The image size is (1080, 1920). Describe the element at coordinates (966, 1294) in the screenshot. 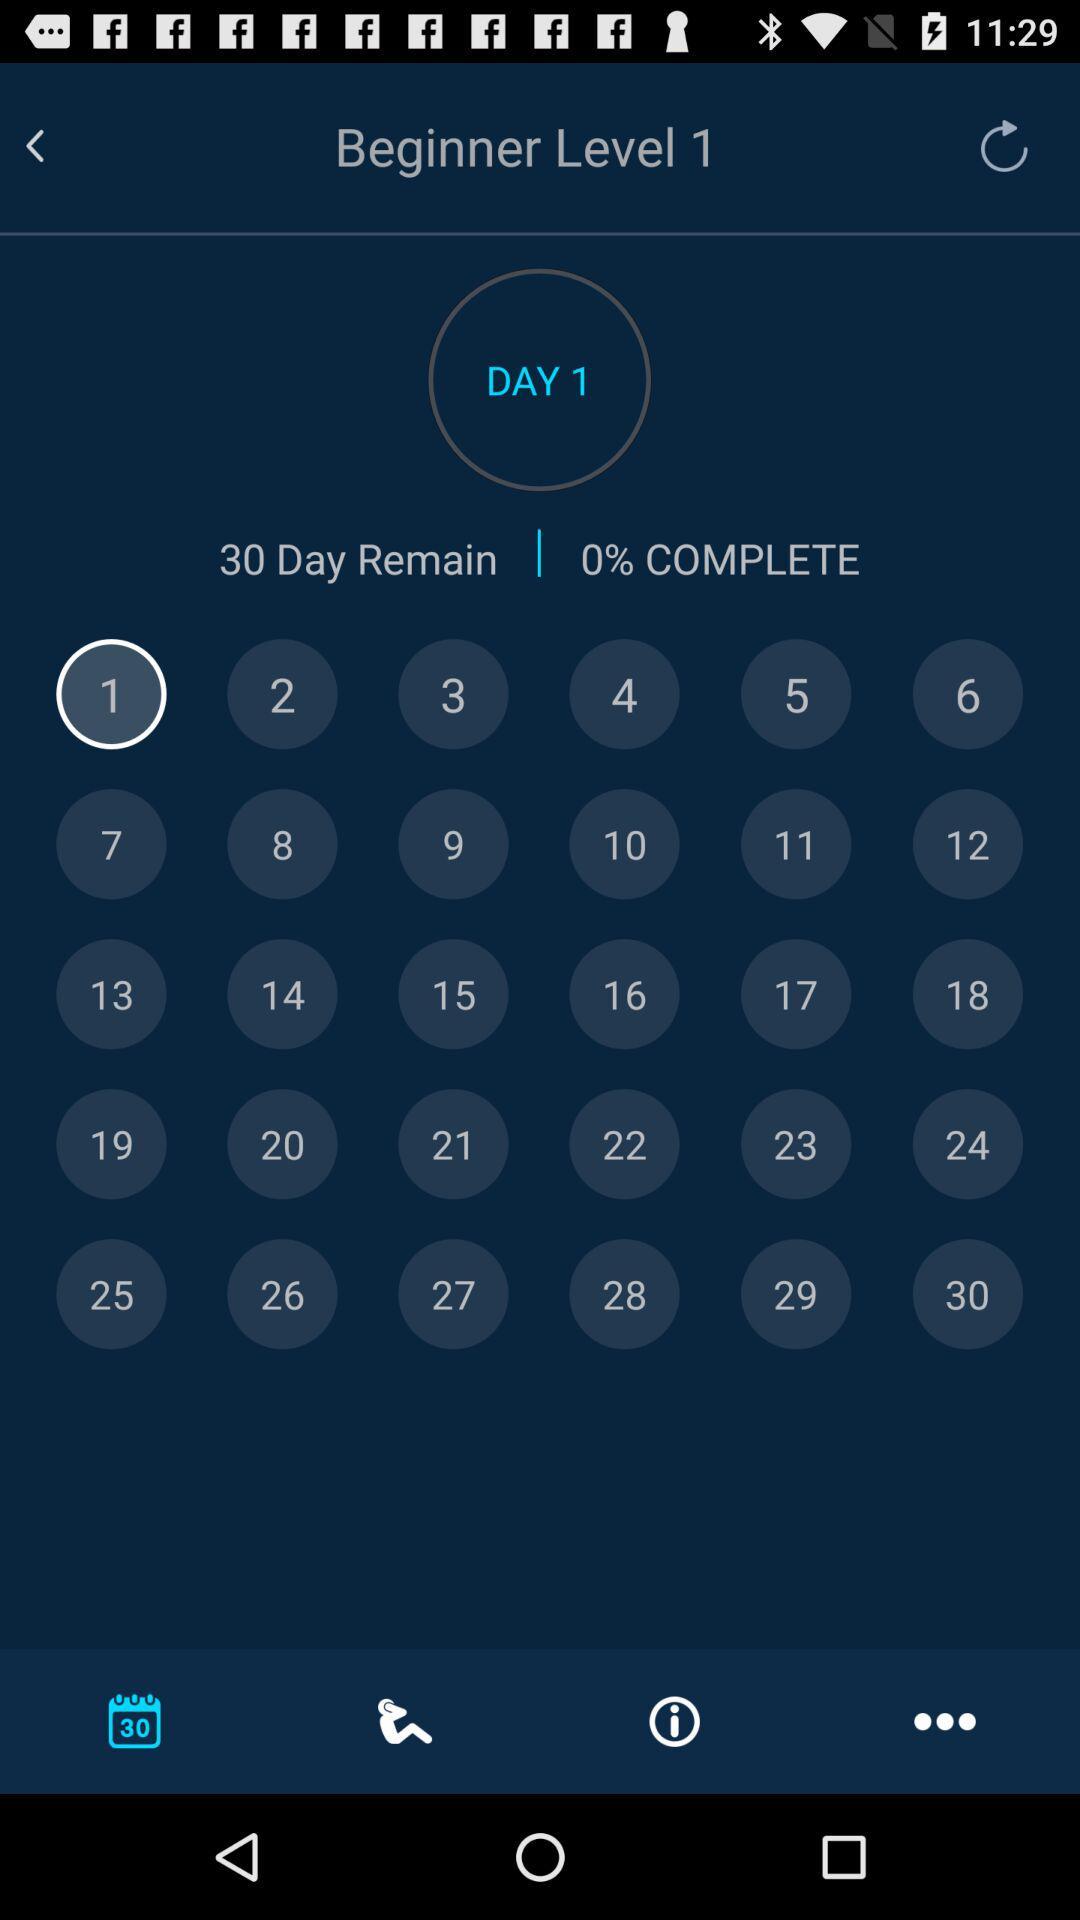

I see `let you look at that specific day` at that location.